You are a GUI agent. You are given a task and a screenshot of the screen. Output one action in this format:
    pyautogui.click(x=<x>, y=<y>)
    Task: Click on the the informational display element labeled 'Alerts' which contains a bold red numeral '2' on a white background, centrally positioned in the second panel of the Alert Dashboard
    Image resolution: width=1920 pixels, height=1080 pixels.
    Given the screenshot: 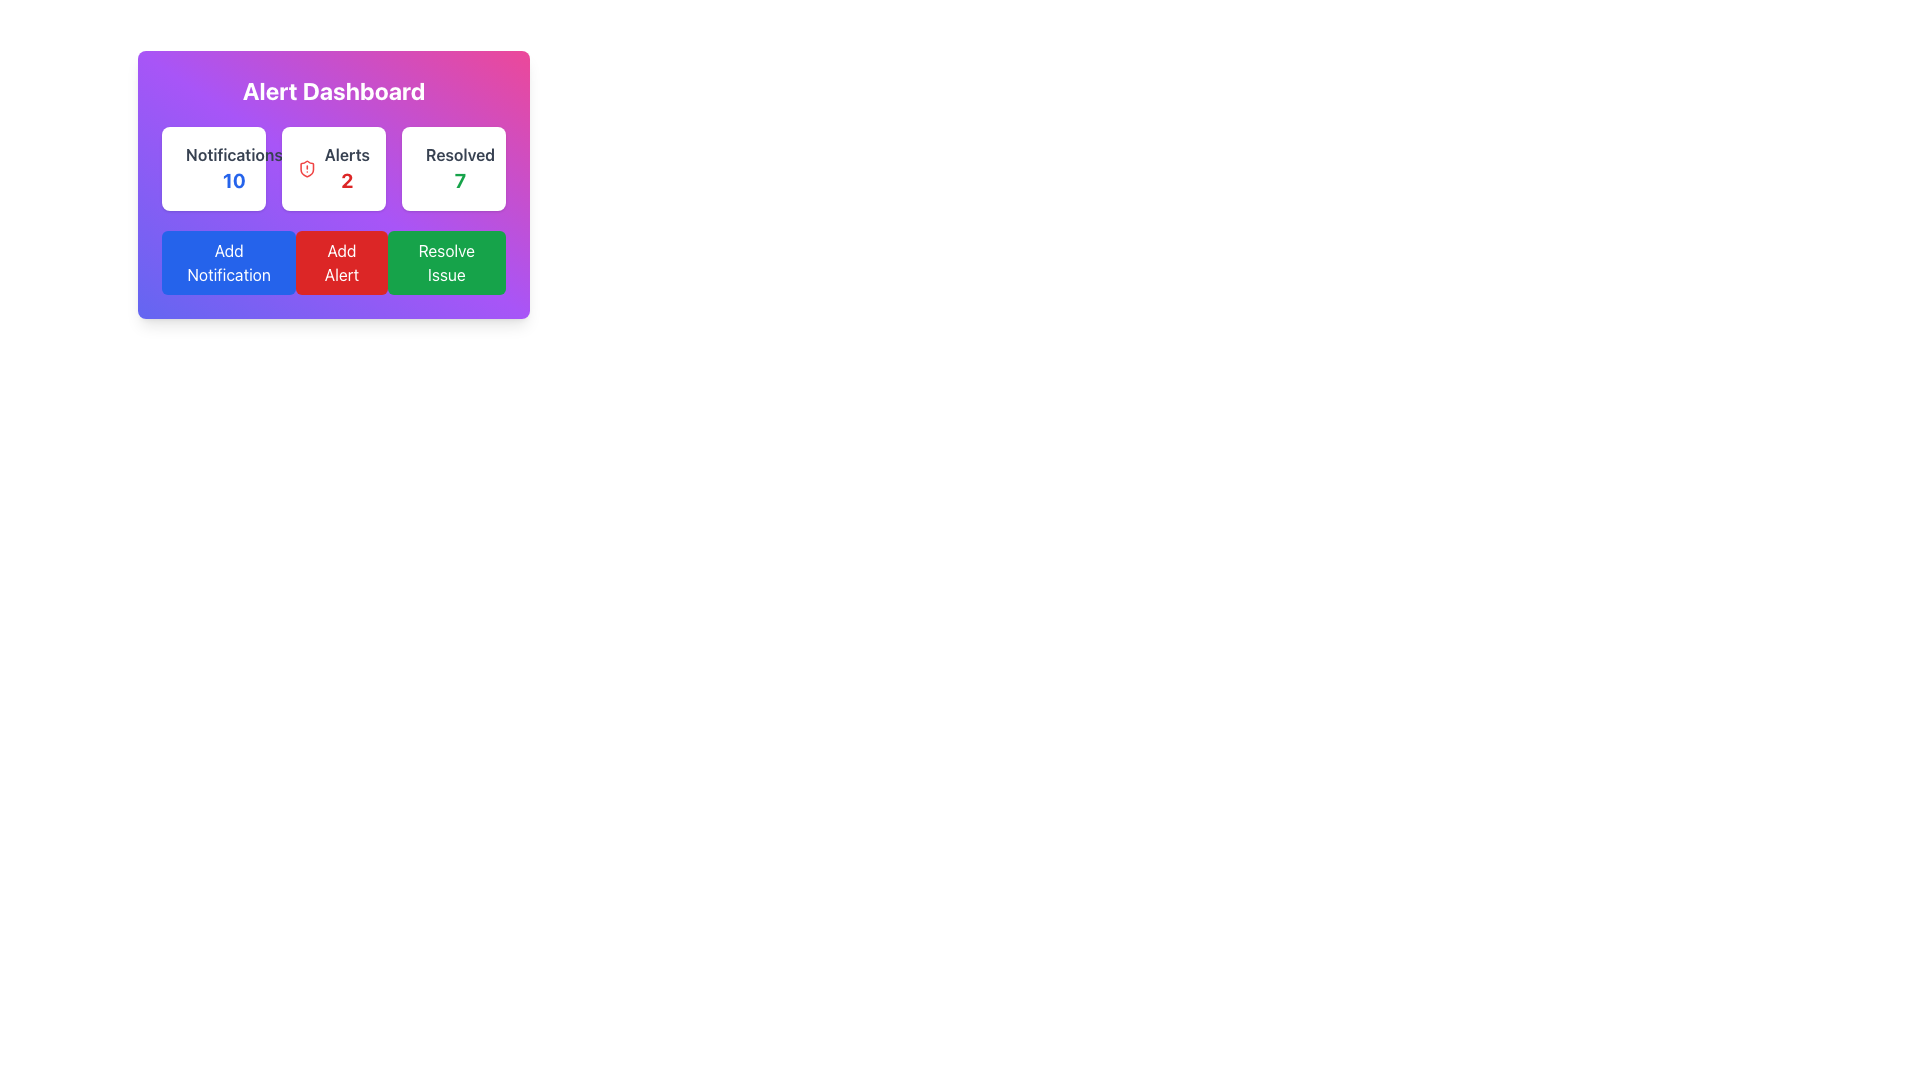 What is the action you would take?
    pyautogui.click(x=347, y=168)
    